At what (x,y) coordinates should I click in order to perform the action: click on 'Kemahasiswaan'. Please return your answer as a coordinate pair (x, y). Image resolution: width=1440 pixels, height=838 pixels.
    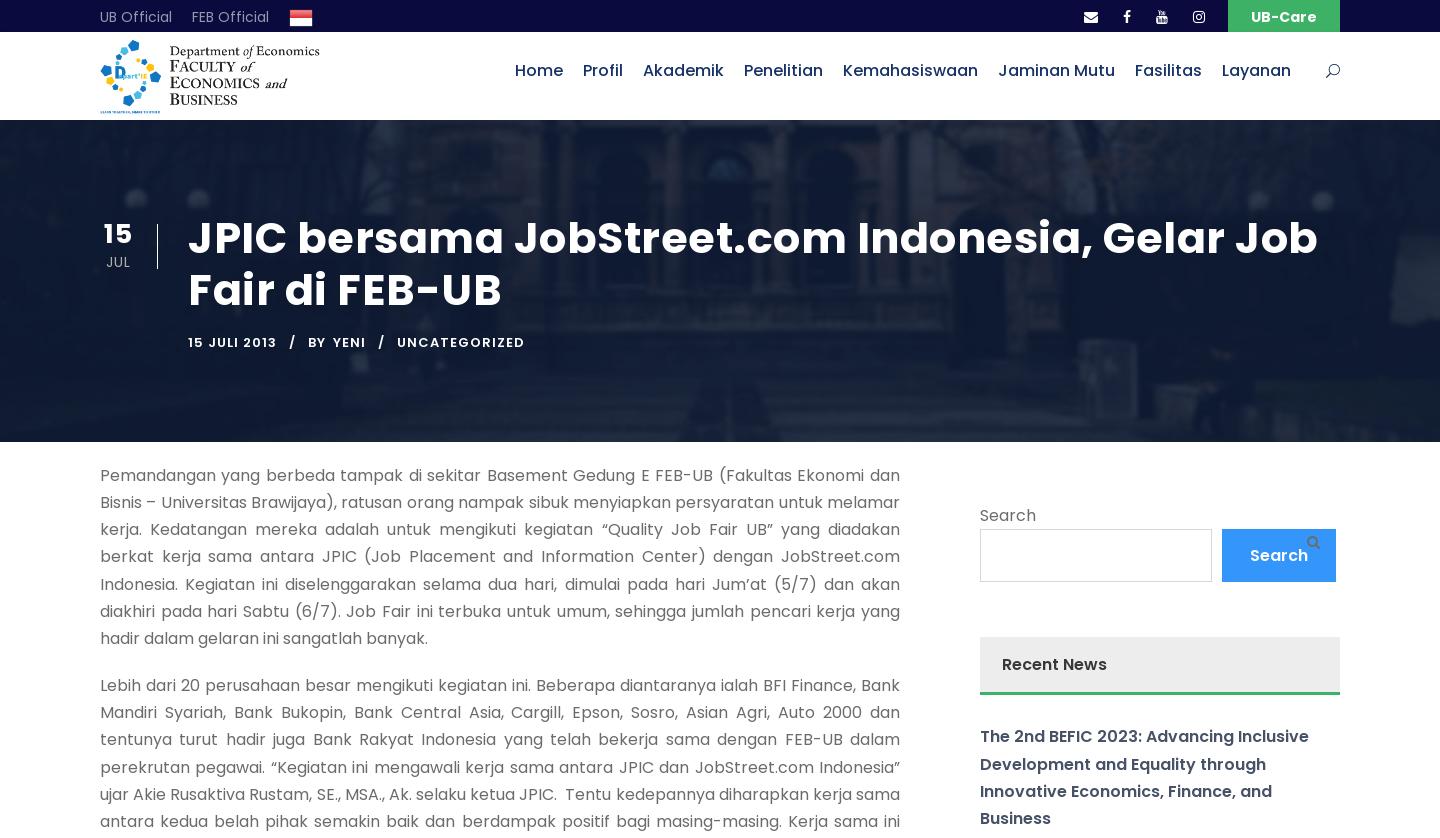
    Looking at the image, I should click on (910, 70).